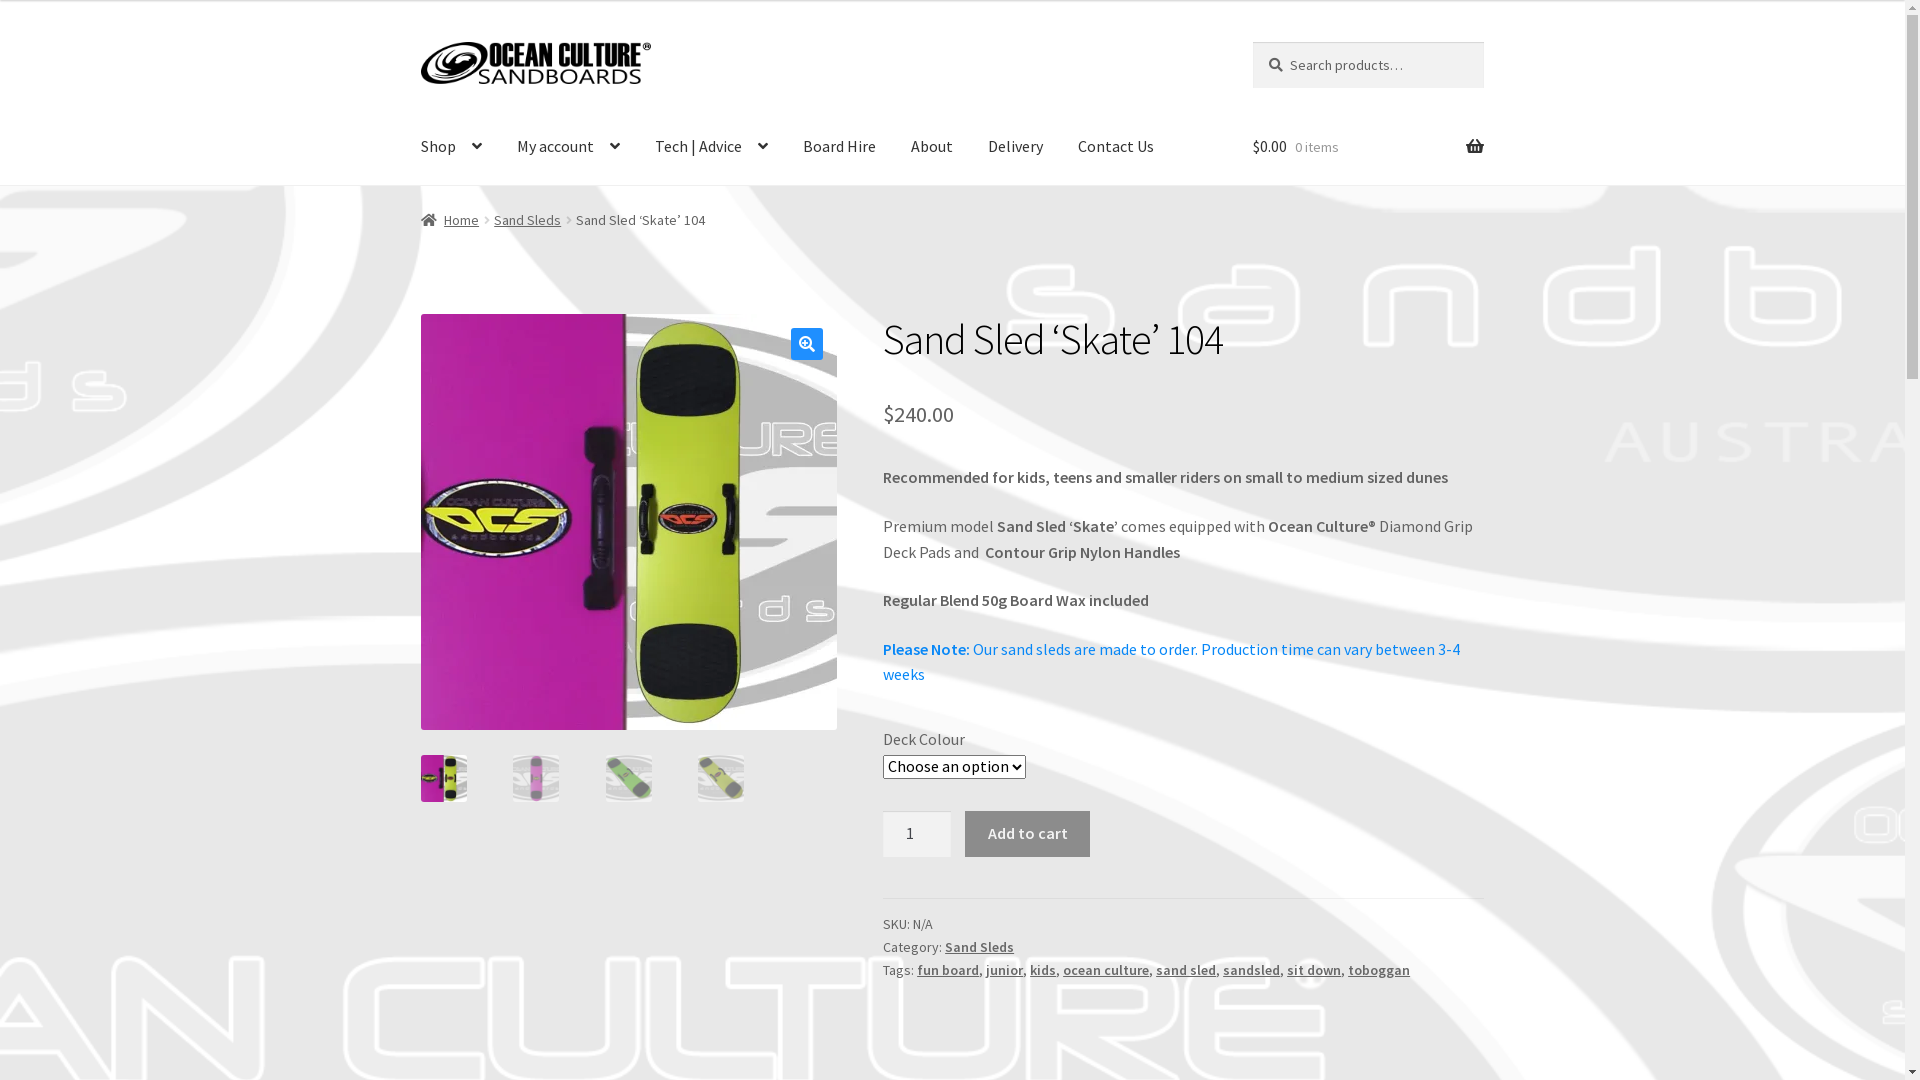 The width and height of the screenshot is (1920, 1080). What do you see at coordinates (944, 946) in the screenshot?
I see `'Sand Sleds'` at bounding box center [944, 946].